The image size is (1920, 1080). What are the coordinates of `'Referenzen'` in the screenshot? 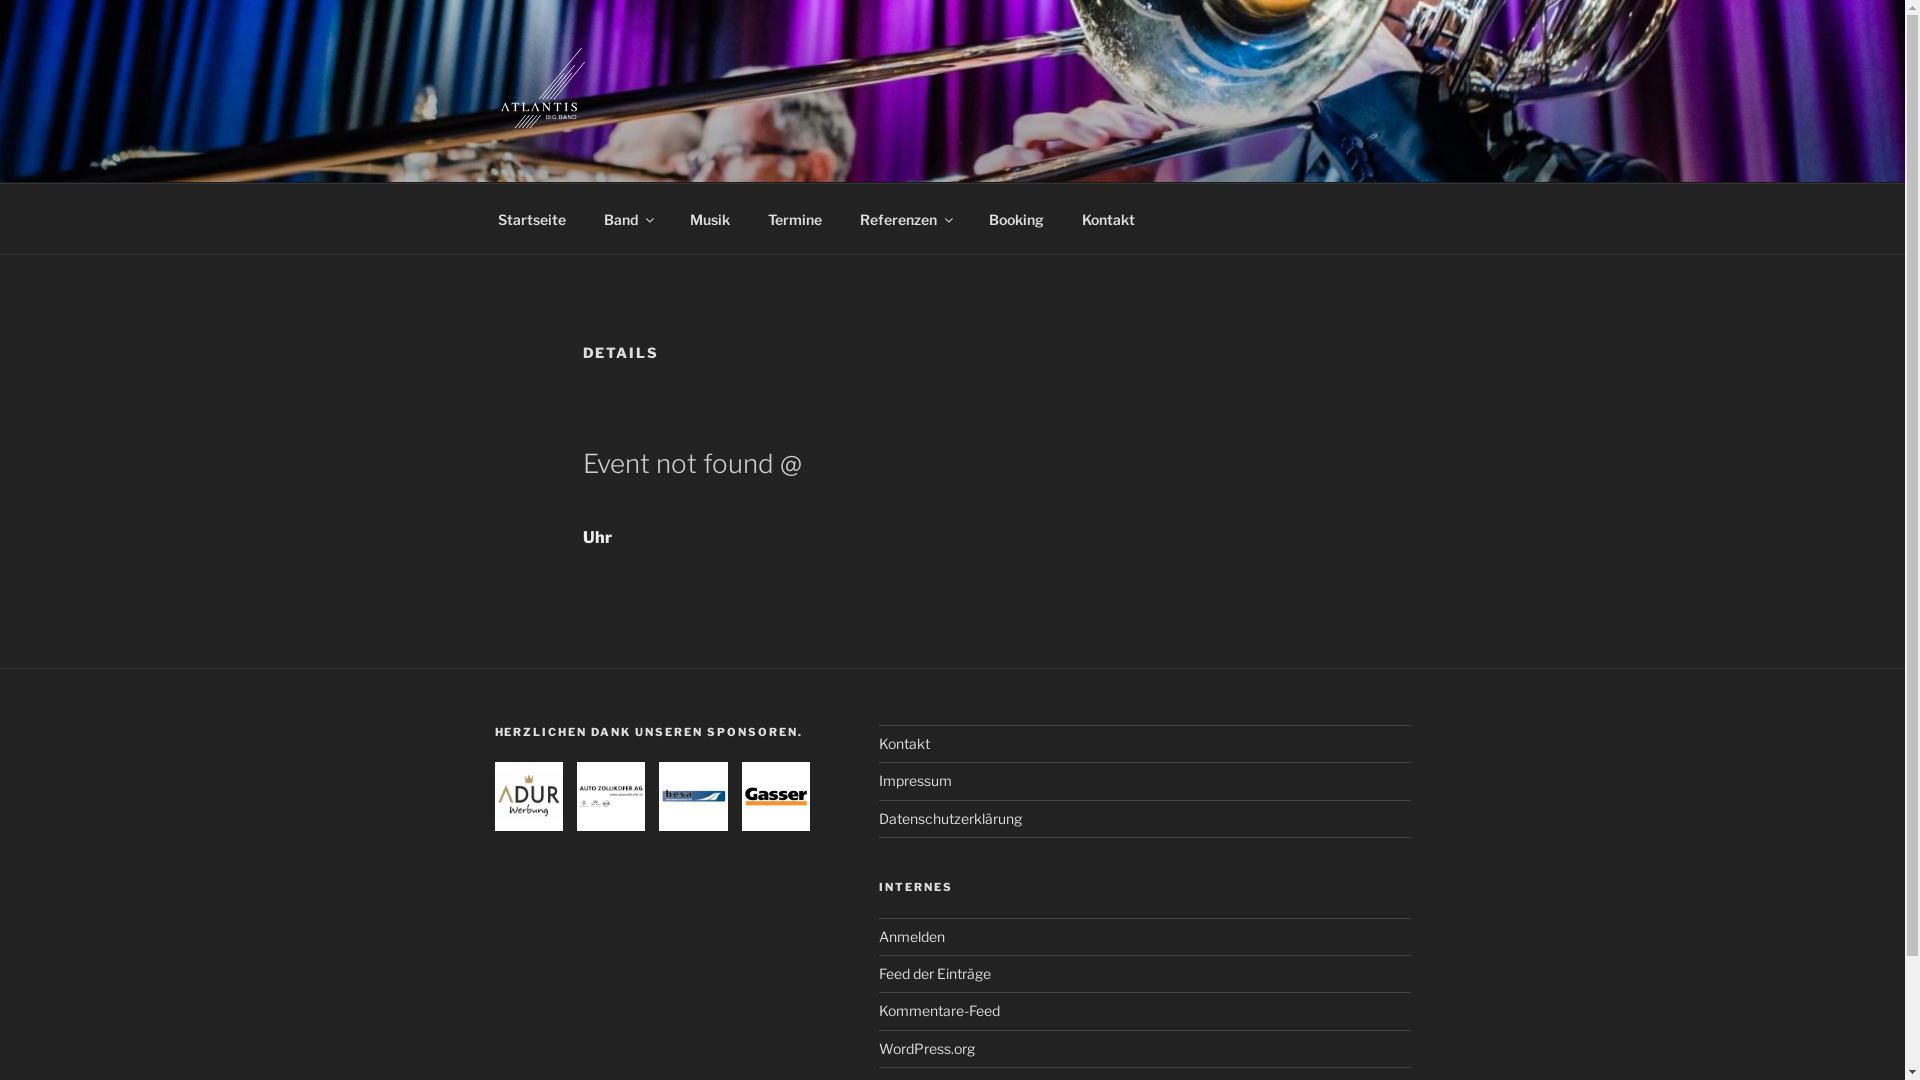 It's located at (904, 218).